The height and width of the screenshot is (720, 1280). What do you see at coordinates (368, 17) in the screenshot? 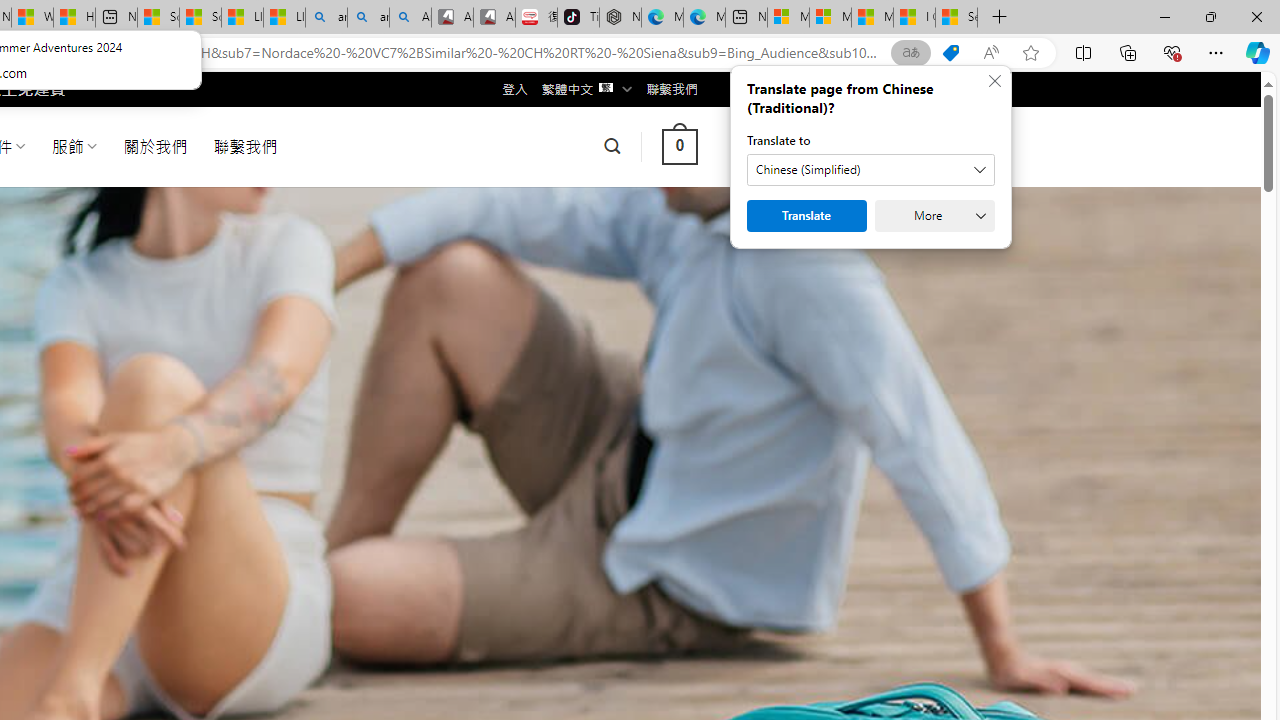
I see `'amazon - Search Images'` at bounding box center [368, 17].